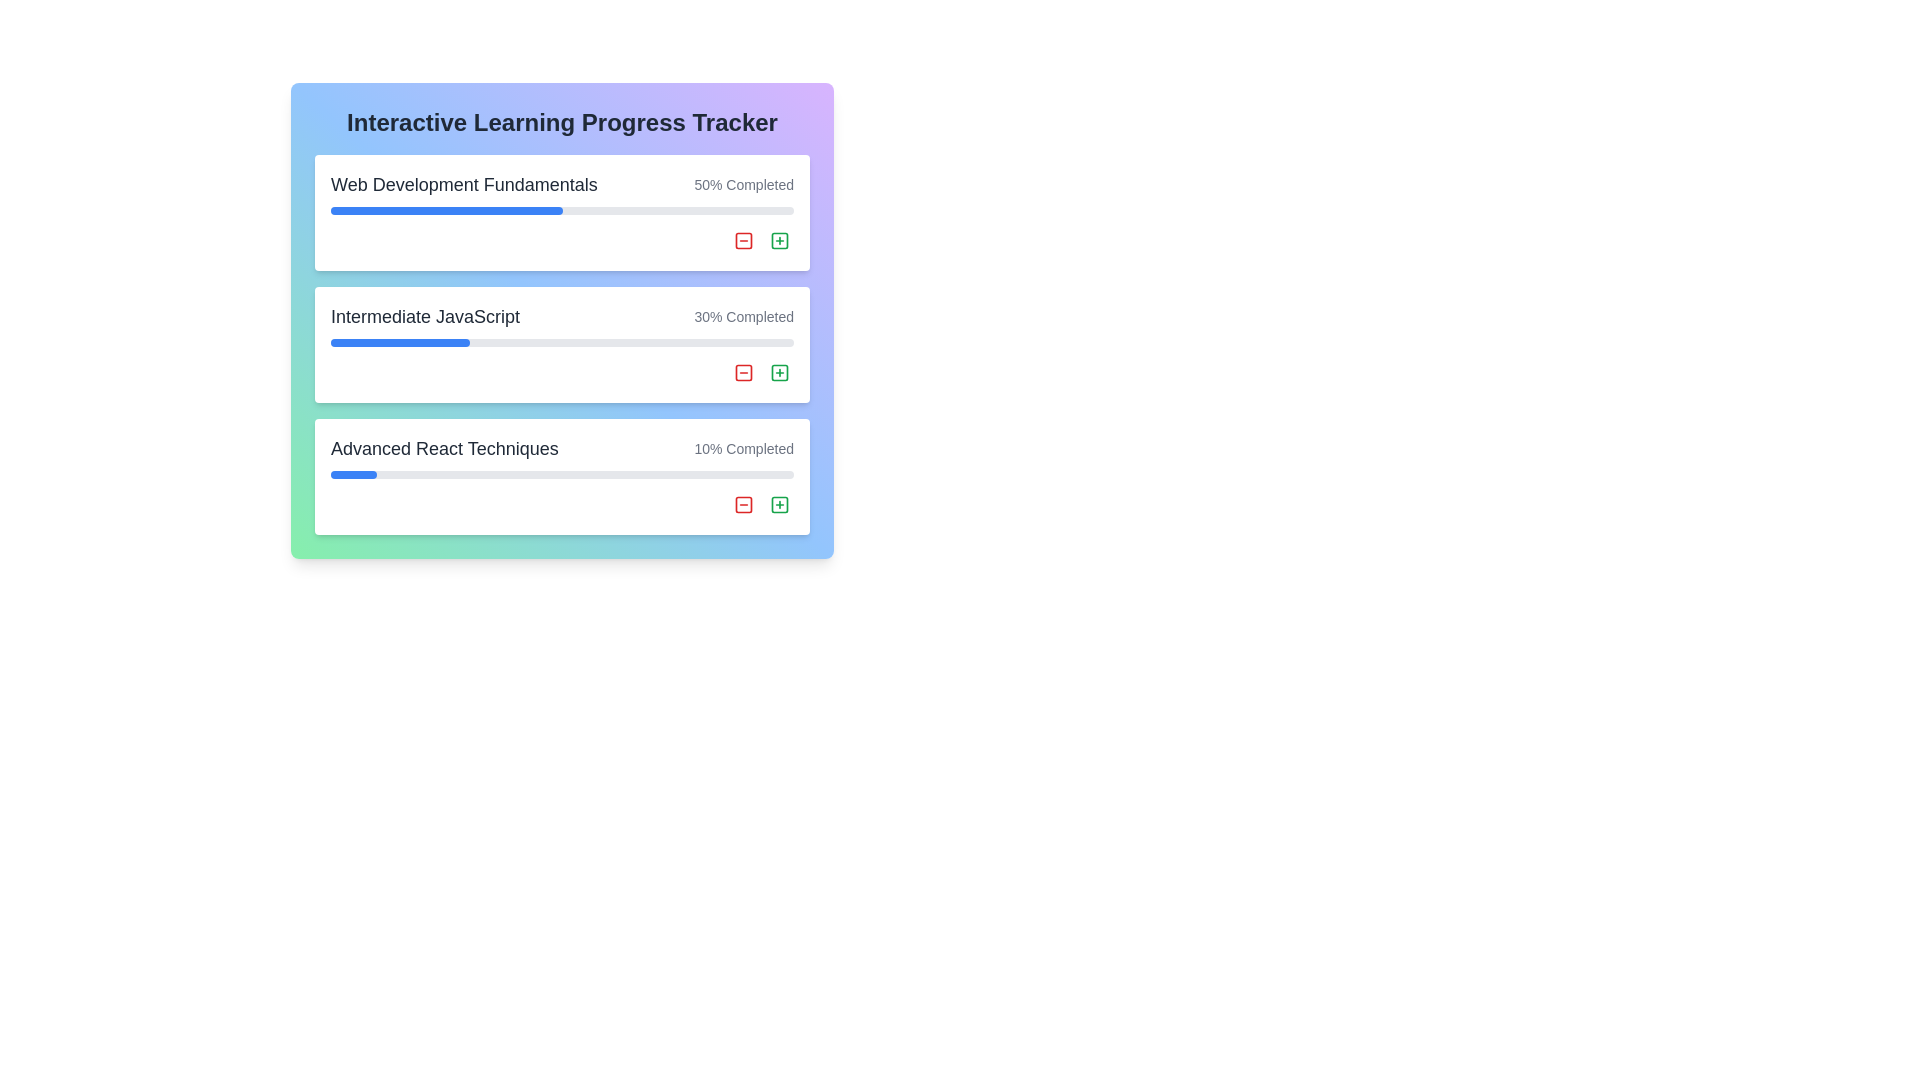  What do you see at coordinates (743, 373) in the screenshot?
I see `the small square icon with red borders and a red minus symbol inside, located within the 'Intermediate JavaScript' row` at bounding box center [743, 373].